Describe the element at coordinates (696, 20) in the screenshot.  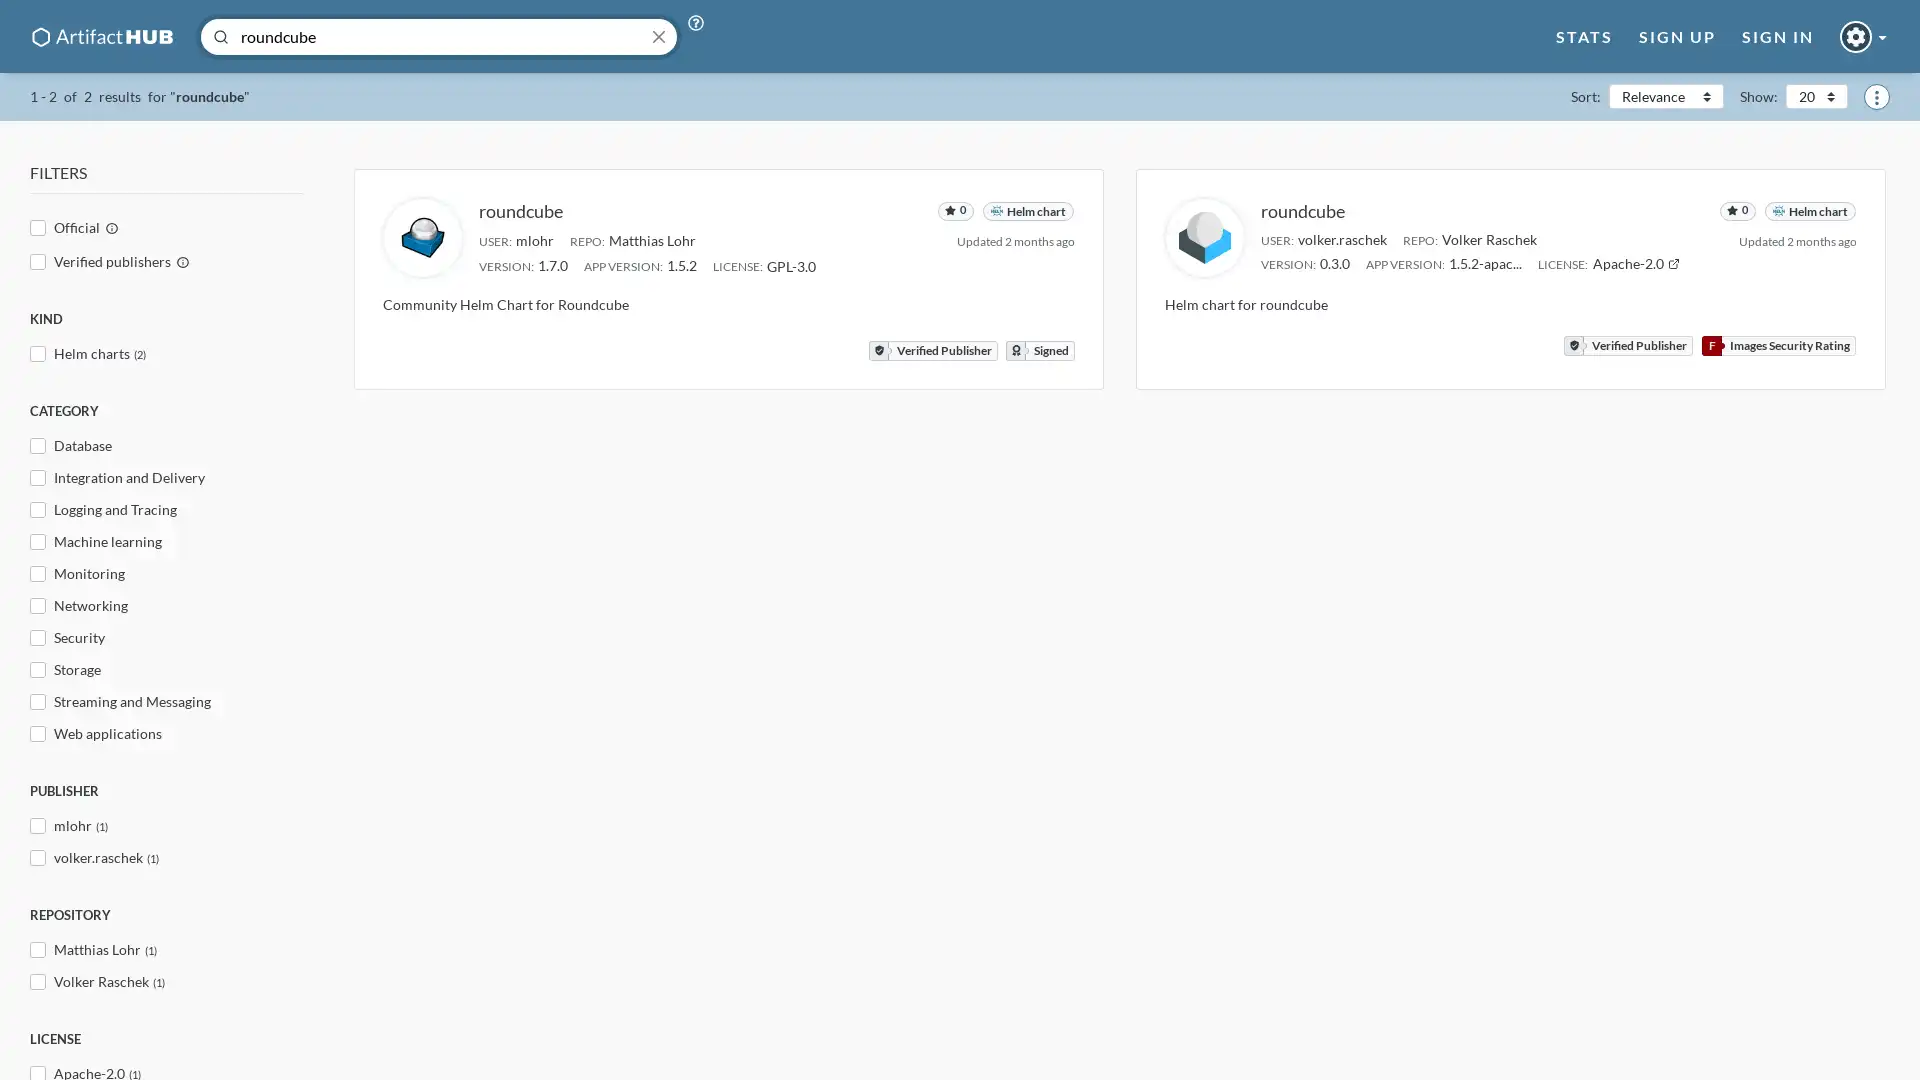
I see `Open search tips modal` at that location.